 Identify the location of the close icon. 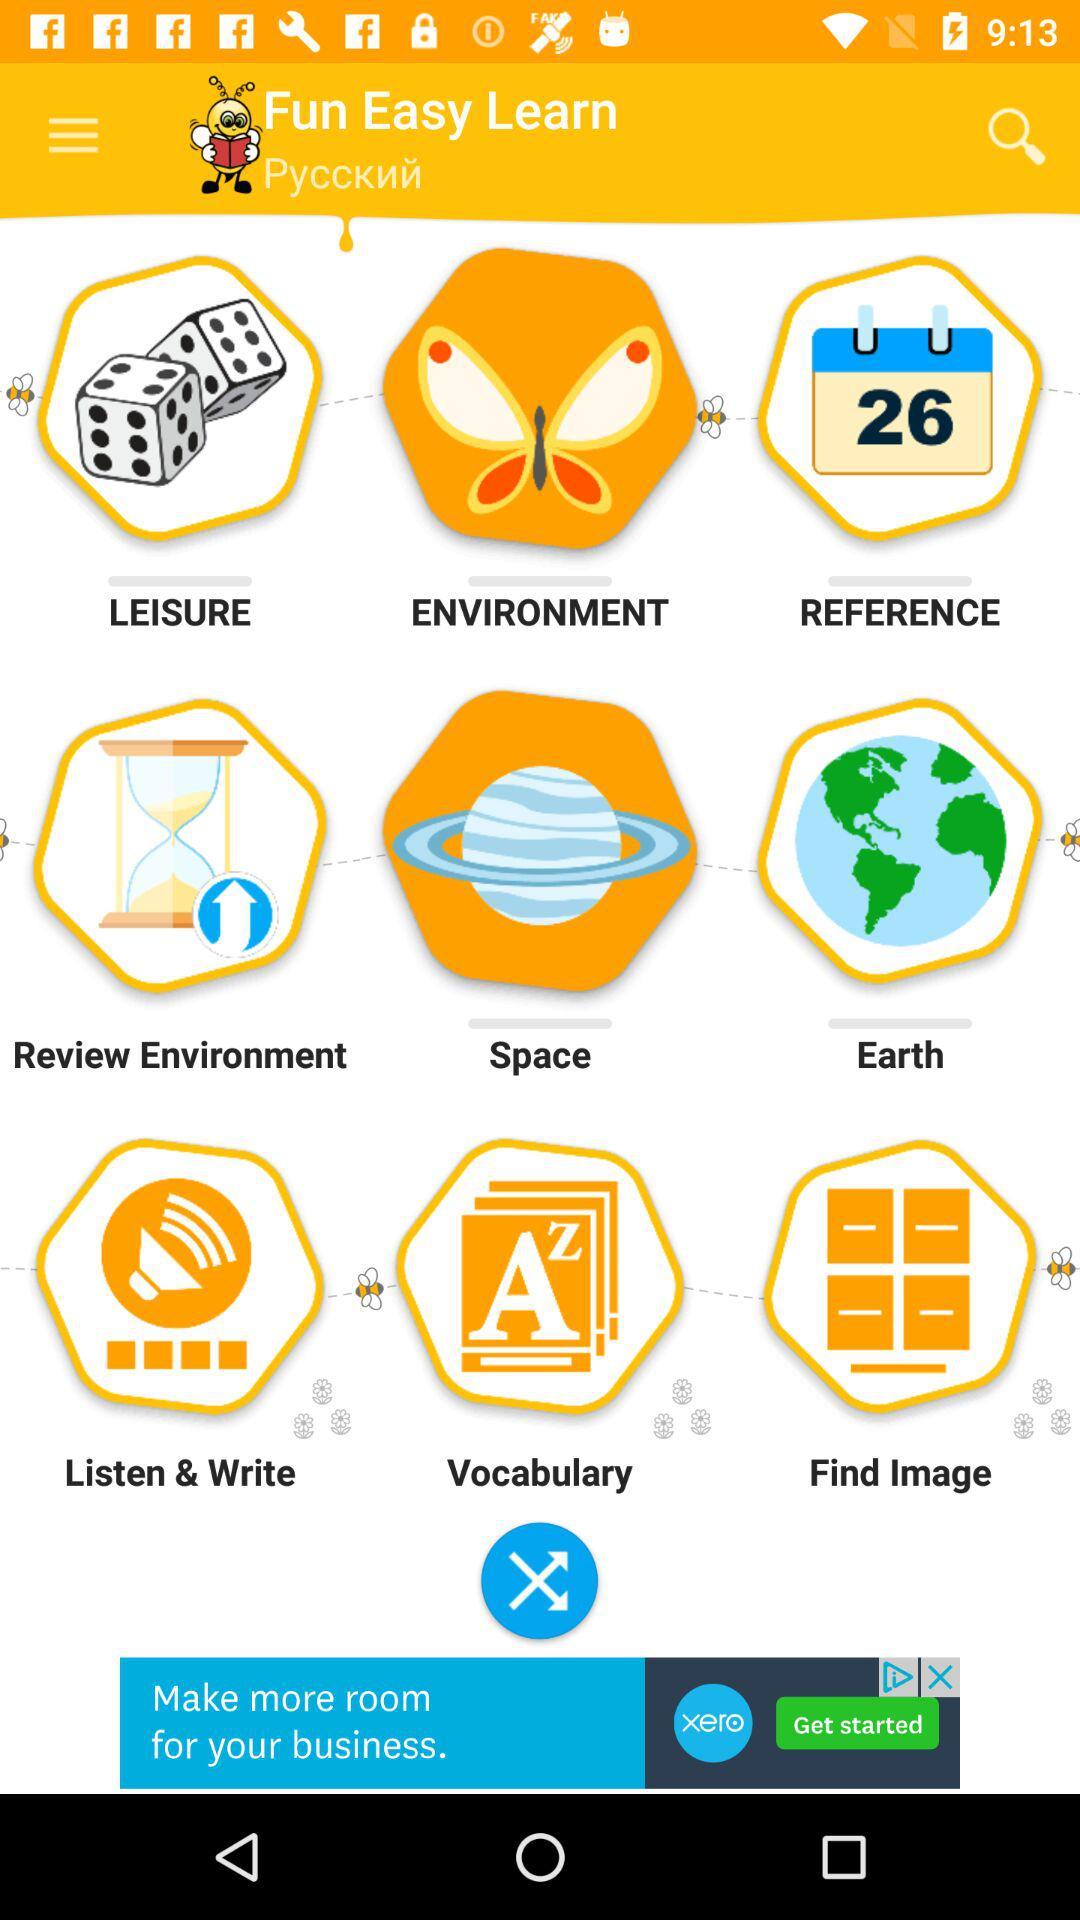
(538, 1582).